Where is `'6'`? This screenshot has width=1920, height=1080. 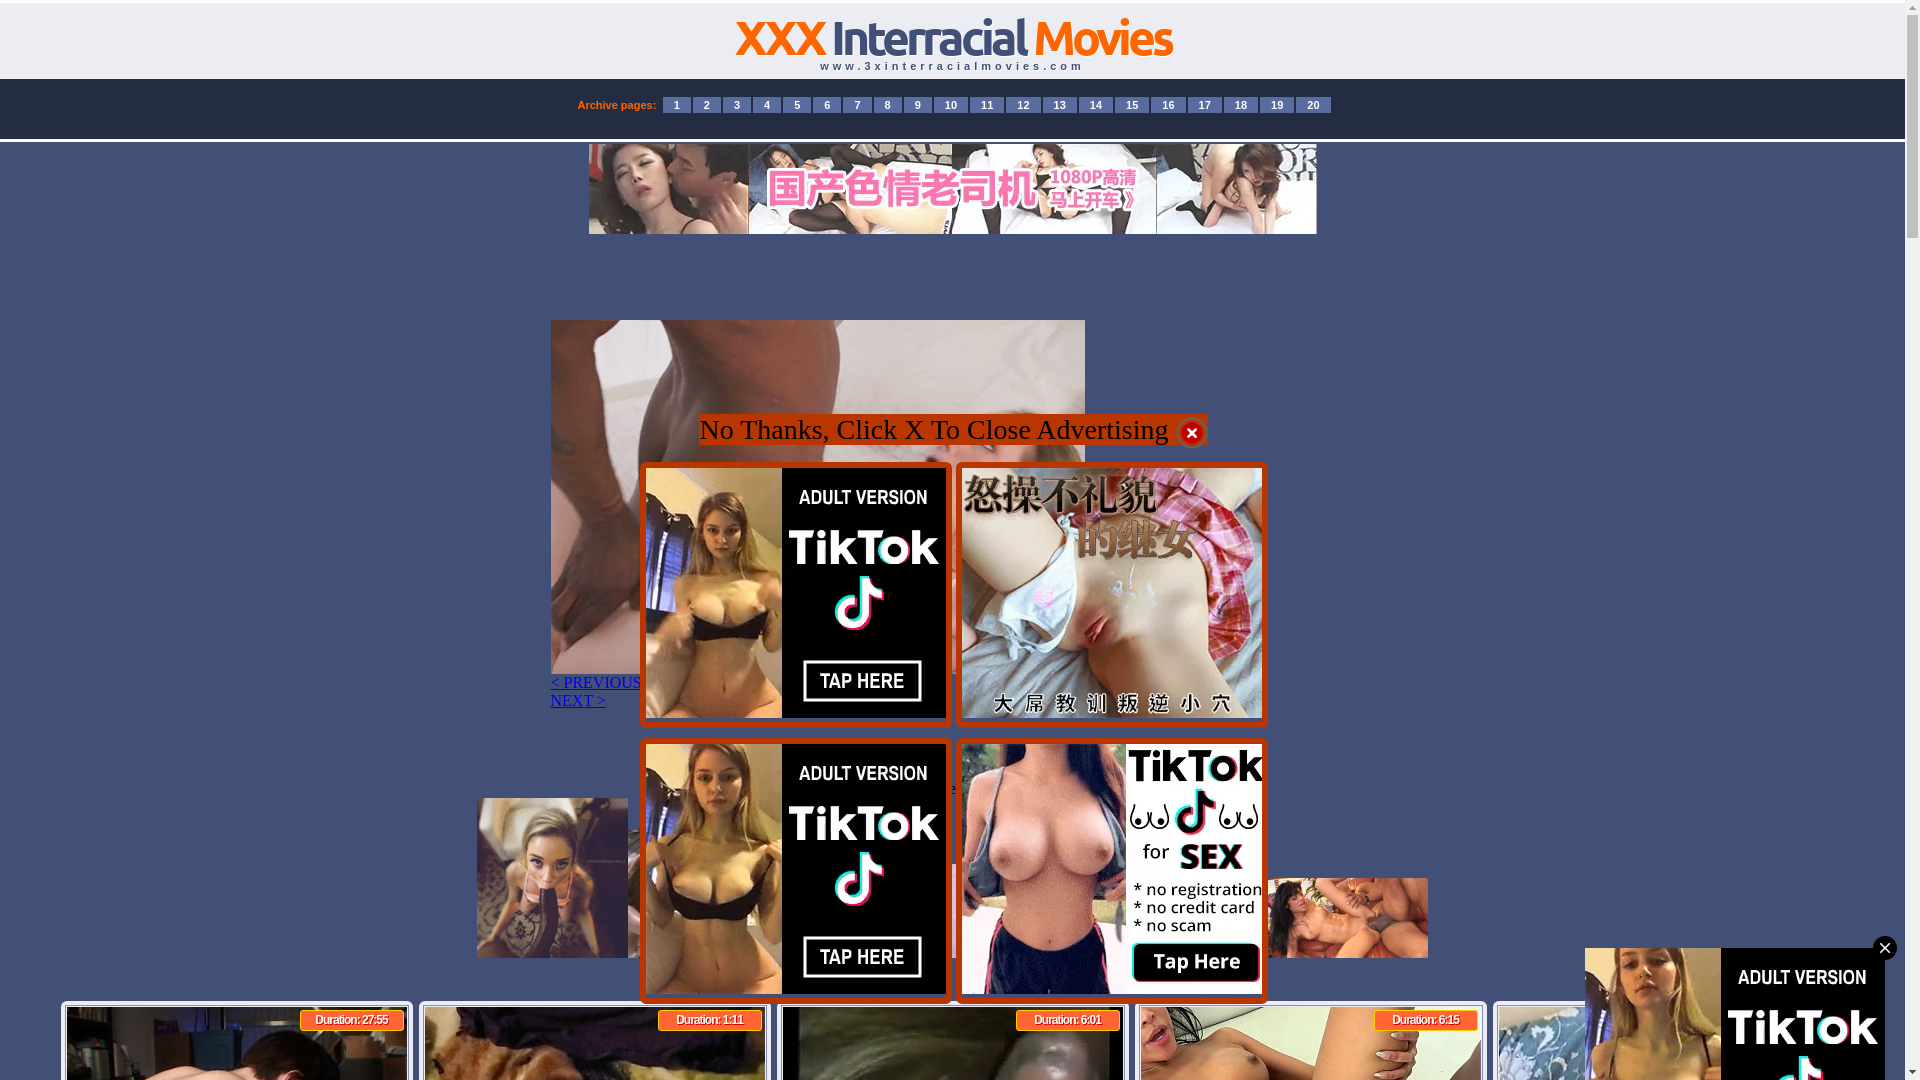
'6' is located at coordinates (826, 104).